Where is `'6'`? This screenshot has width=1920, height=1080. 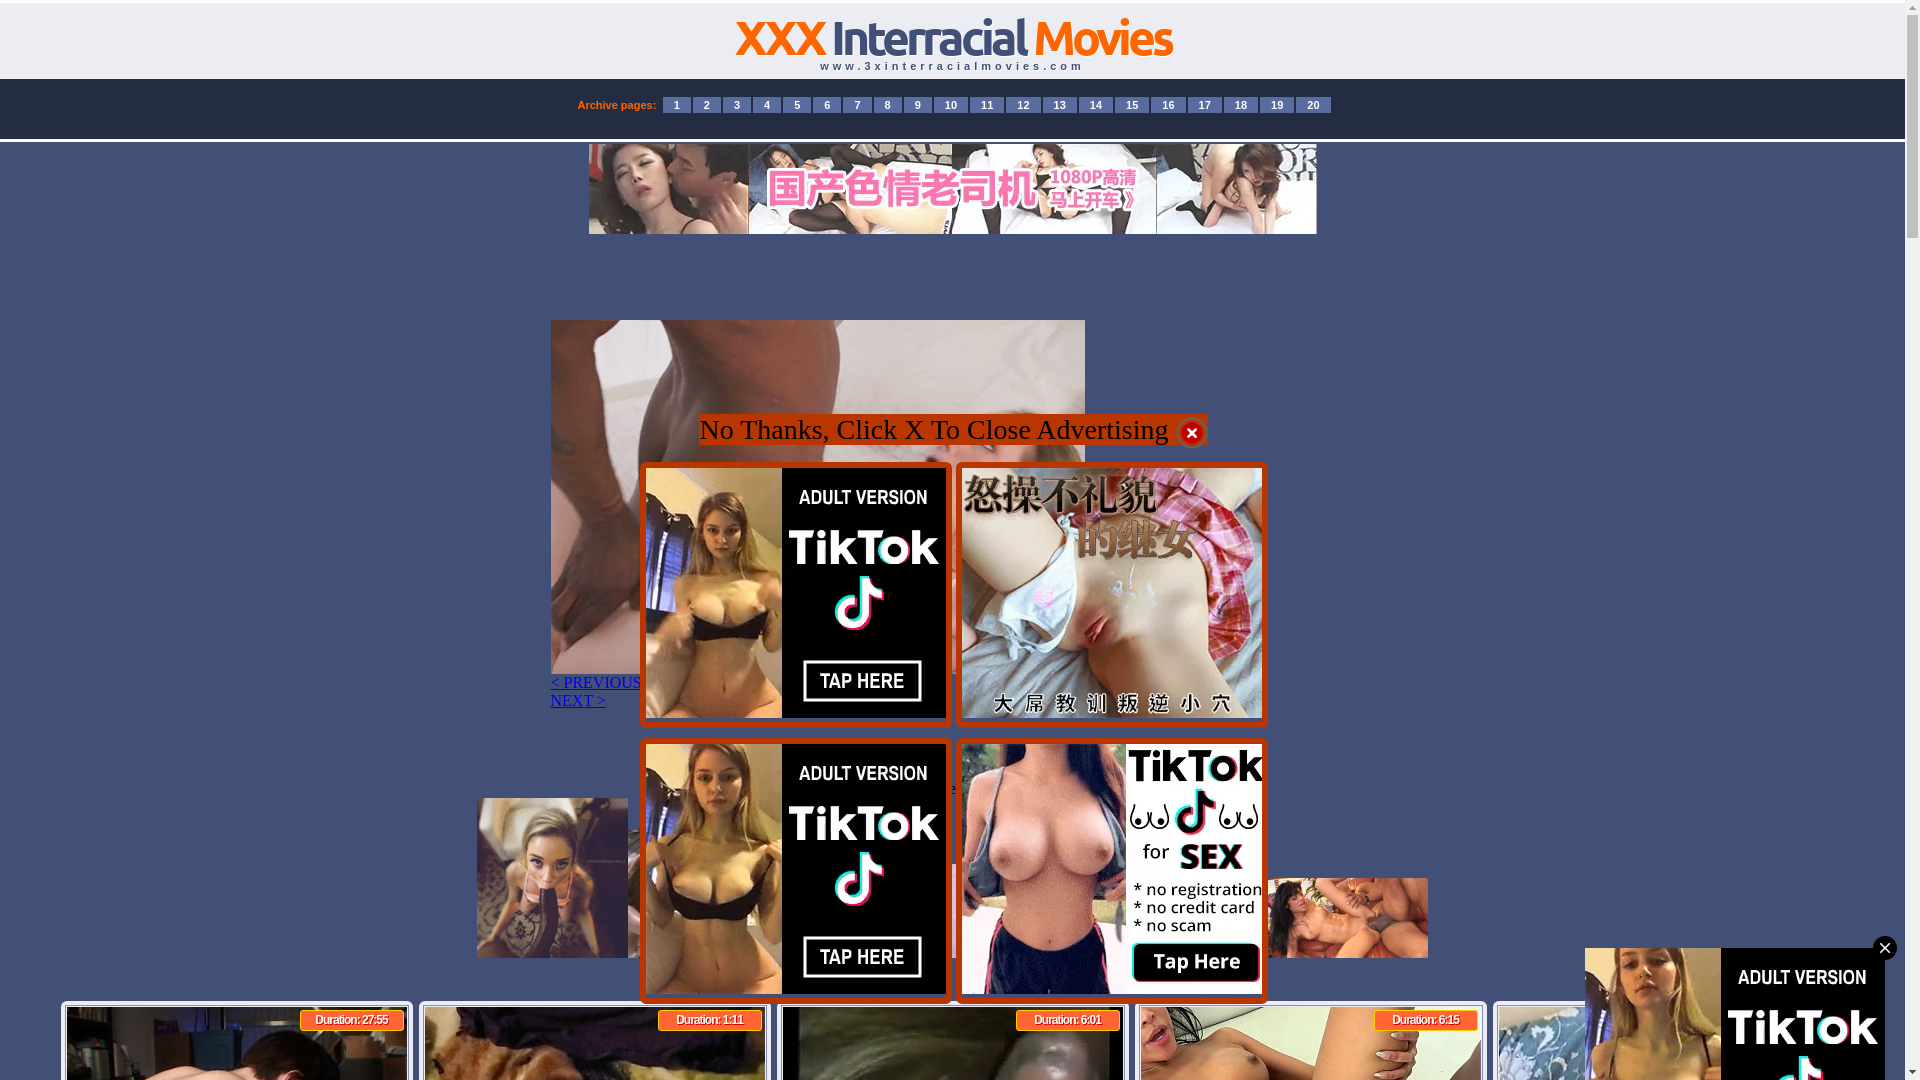
'6' is located at coordinates (826, 104).